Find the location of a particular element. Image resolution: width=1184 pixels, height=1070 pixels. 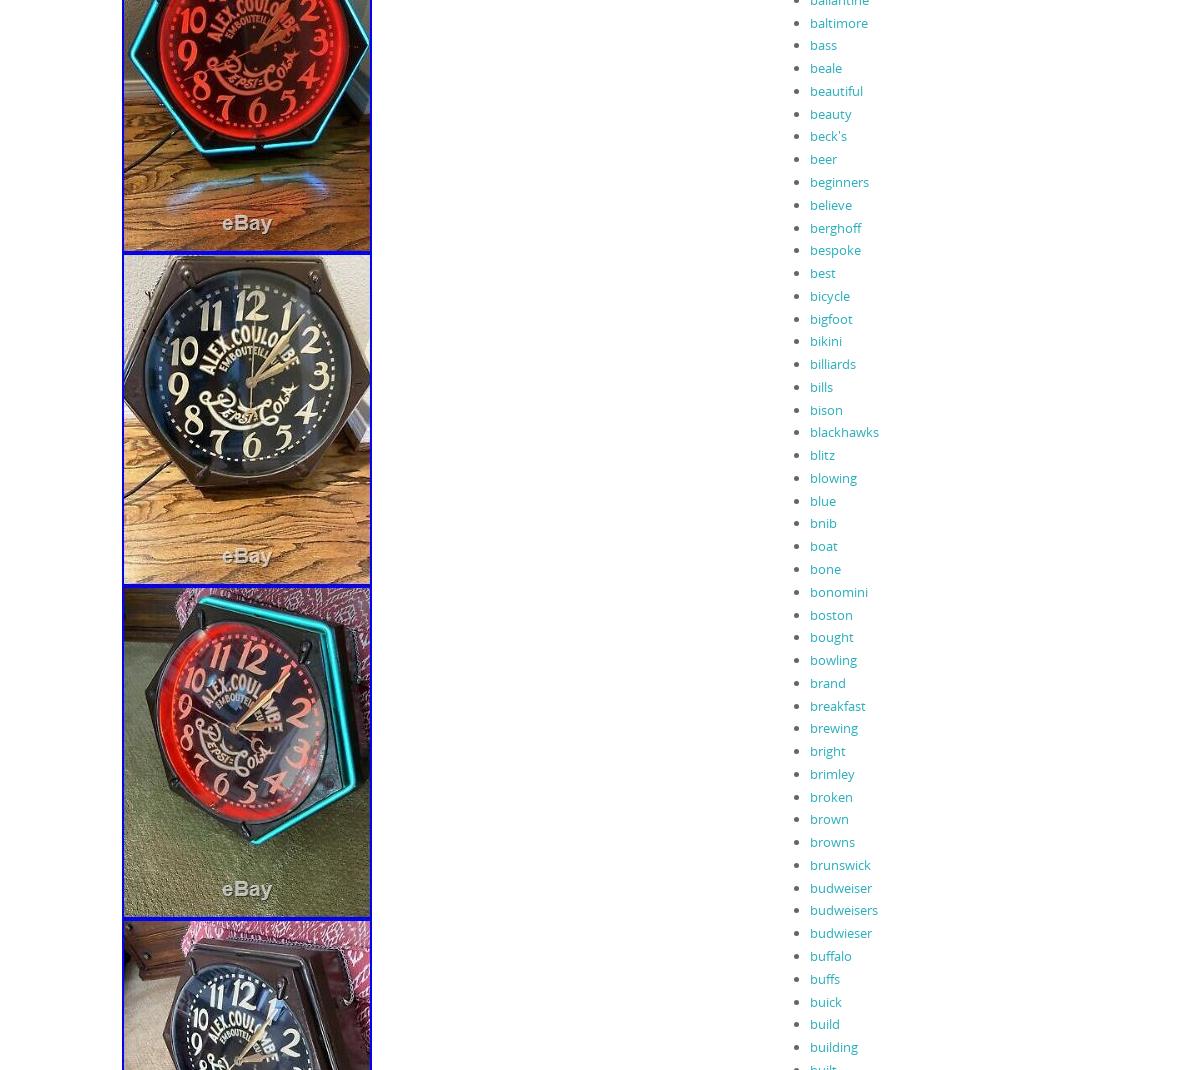

'blue' is located at coordinates (822, 500).